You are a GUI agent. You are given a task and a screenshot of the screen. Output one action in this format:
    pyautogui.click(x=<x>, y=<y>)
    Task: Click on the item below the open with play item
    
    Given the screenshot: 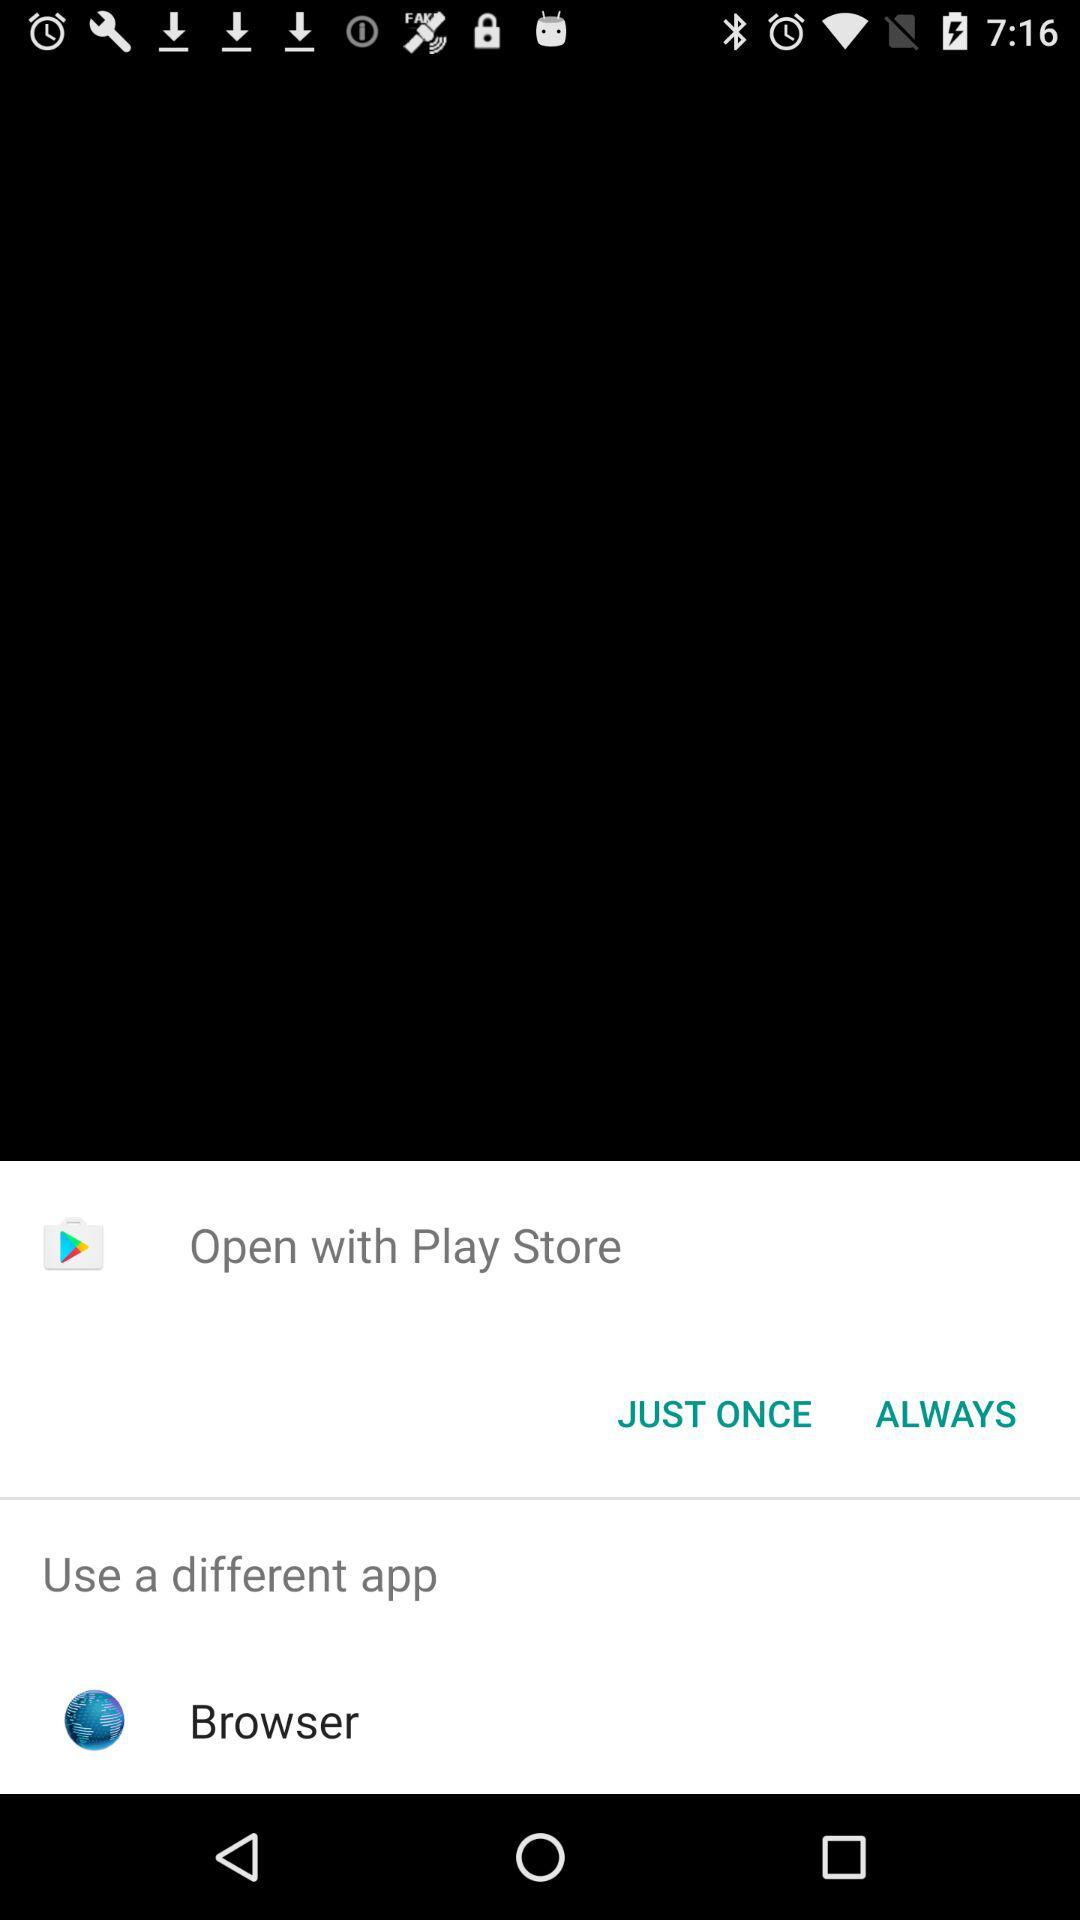 What is the action you would take?
    pyautogui.click(x=945, y=1411)
    